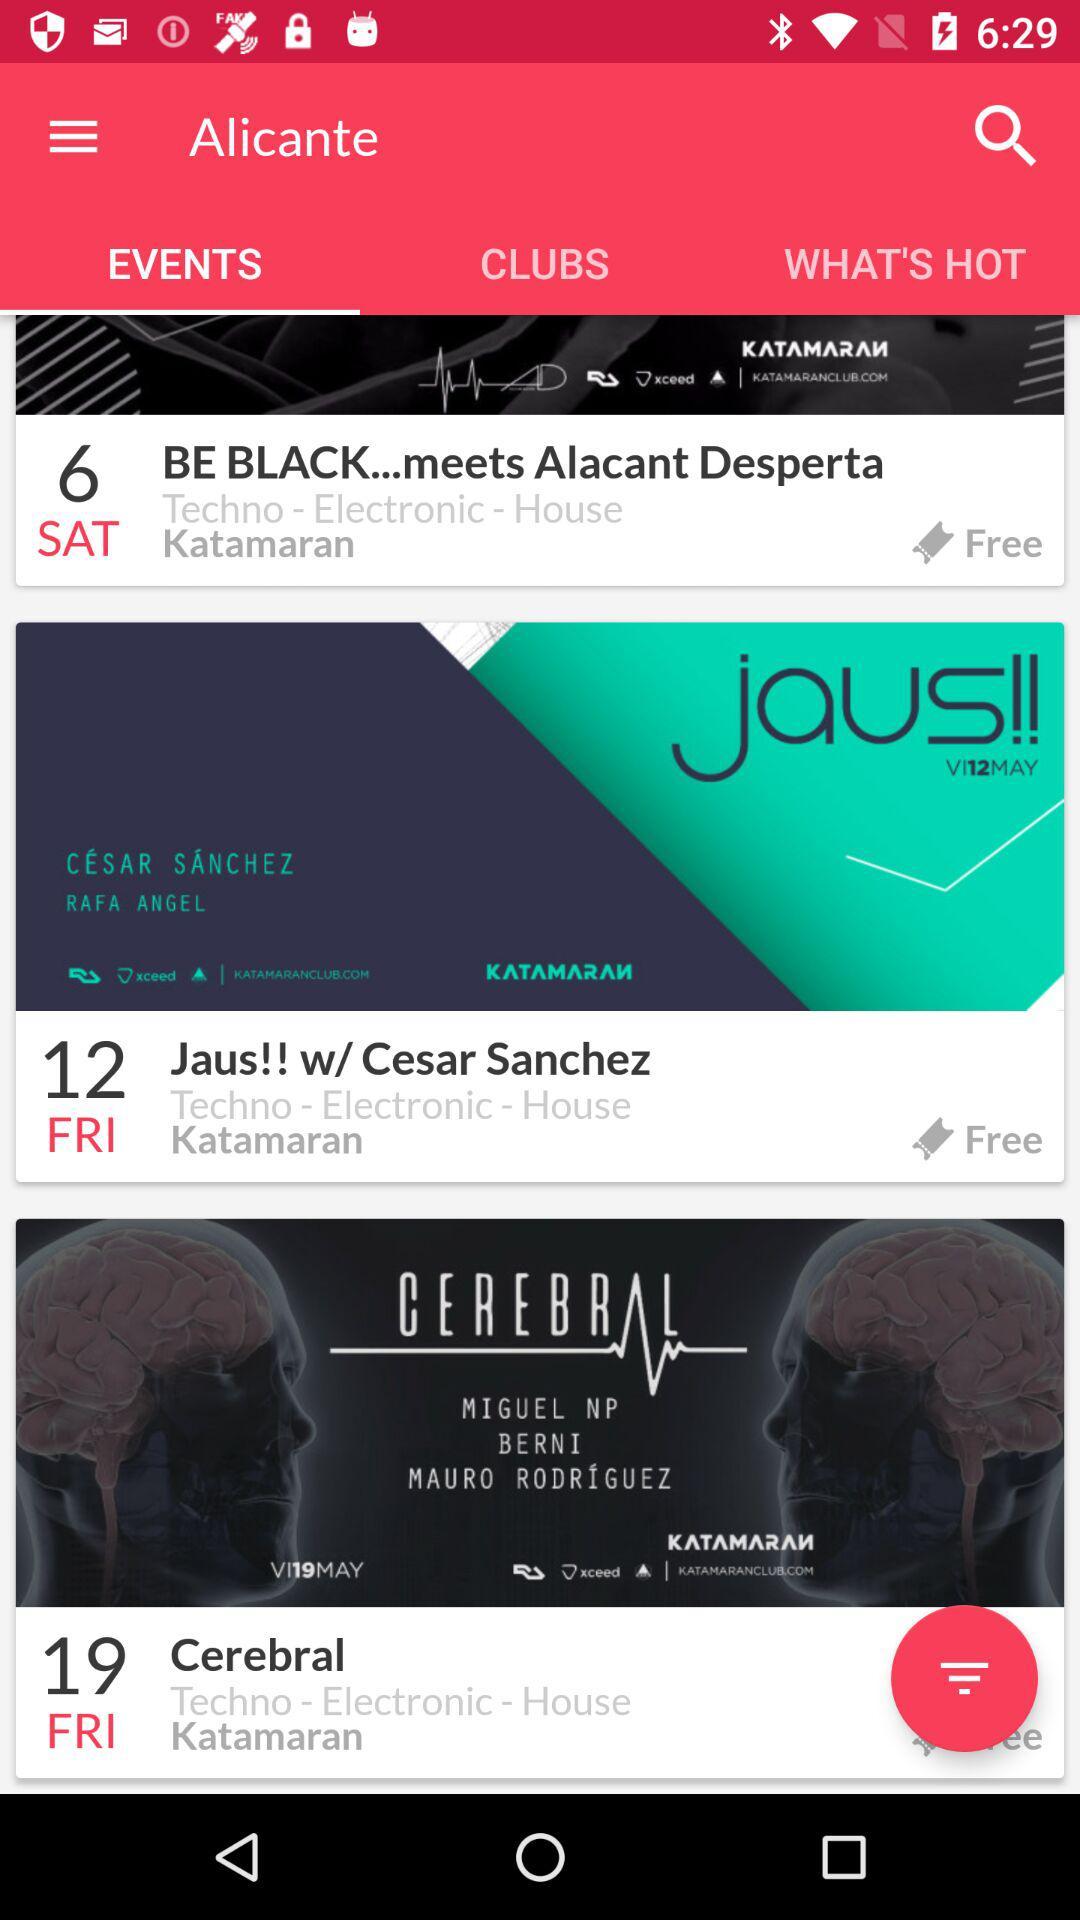  What do you see at coordinates (605, 1045) in the screenshot?
I see `the icon next to the 12 item` at bounding box center [605, 1045].